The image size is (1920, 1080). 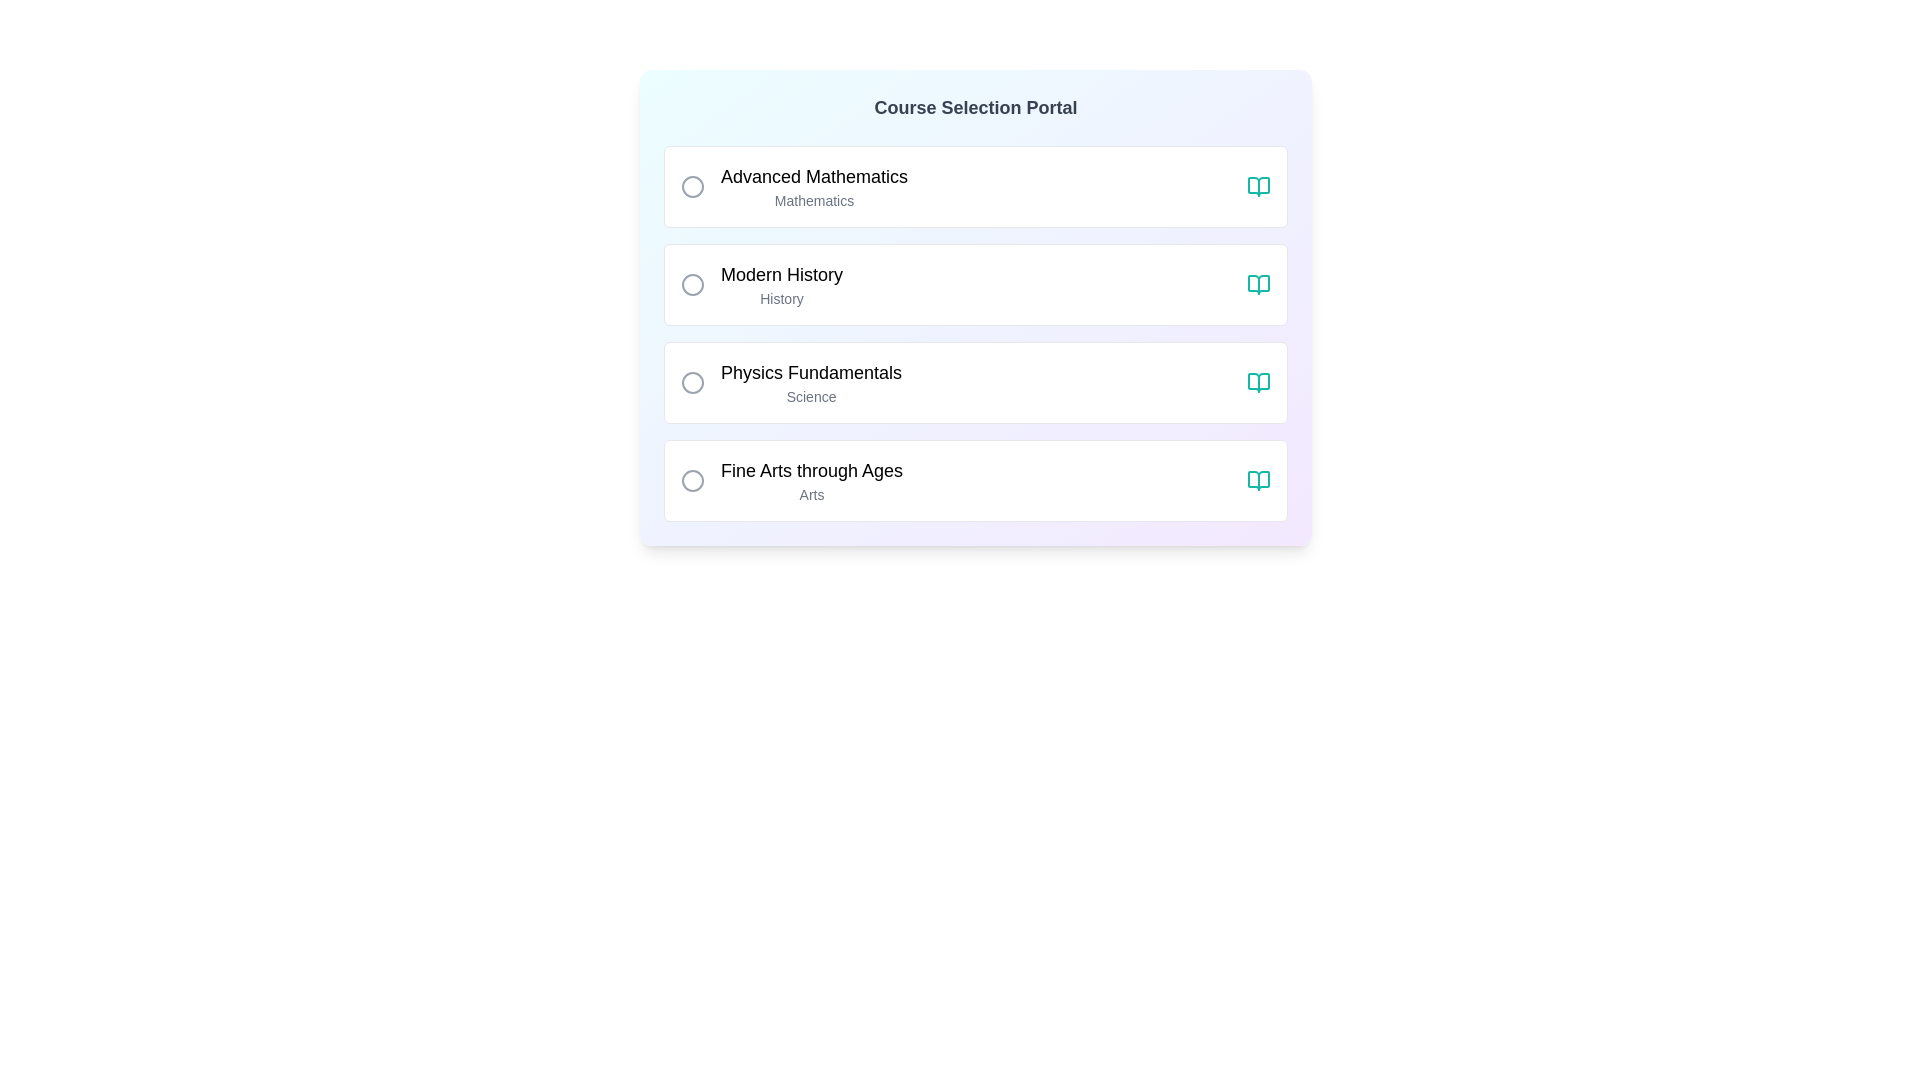 What do you see at coordinates (692, 186) in the screenshot?
I see `the radio button for the course option 'Advanced Mathematics'` at bounding box center [692, 186].